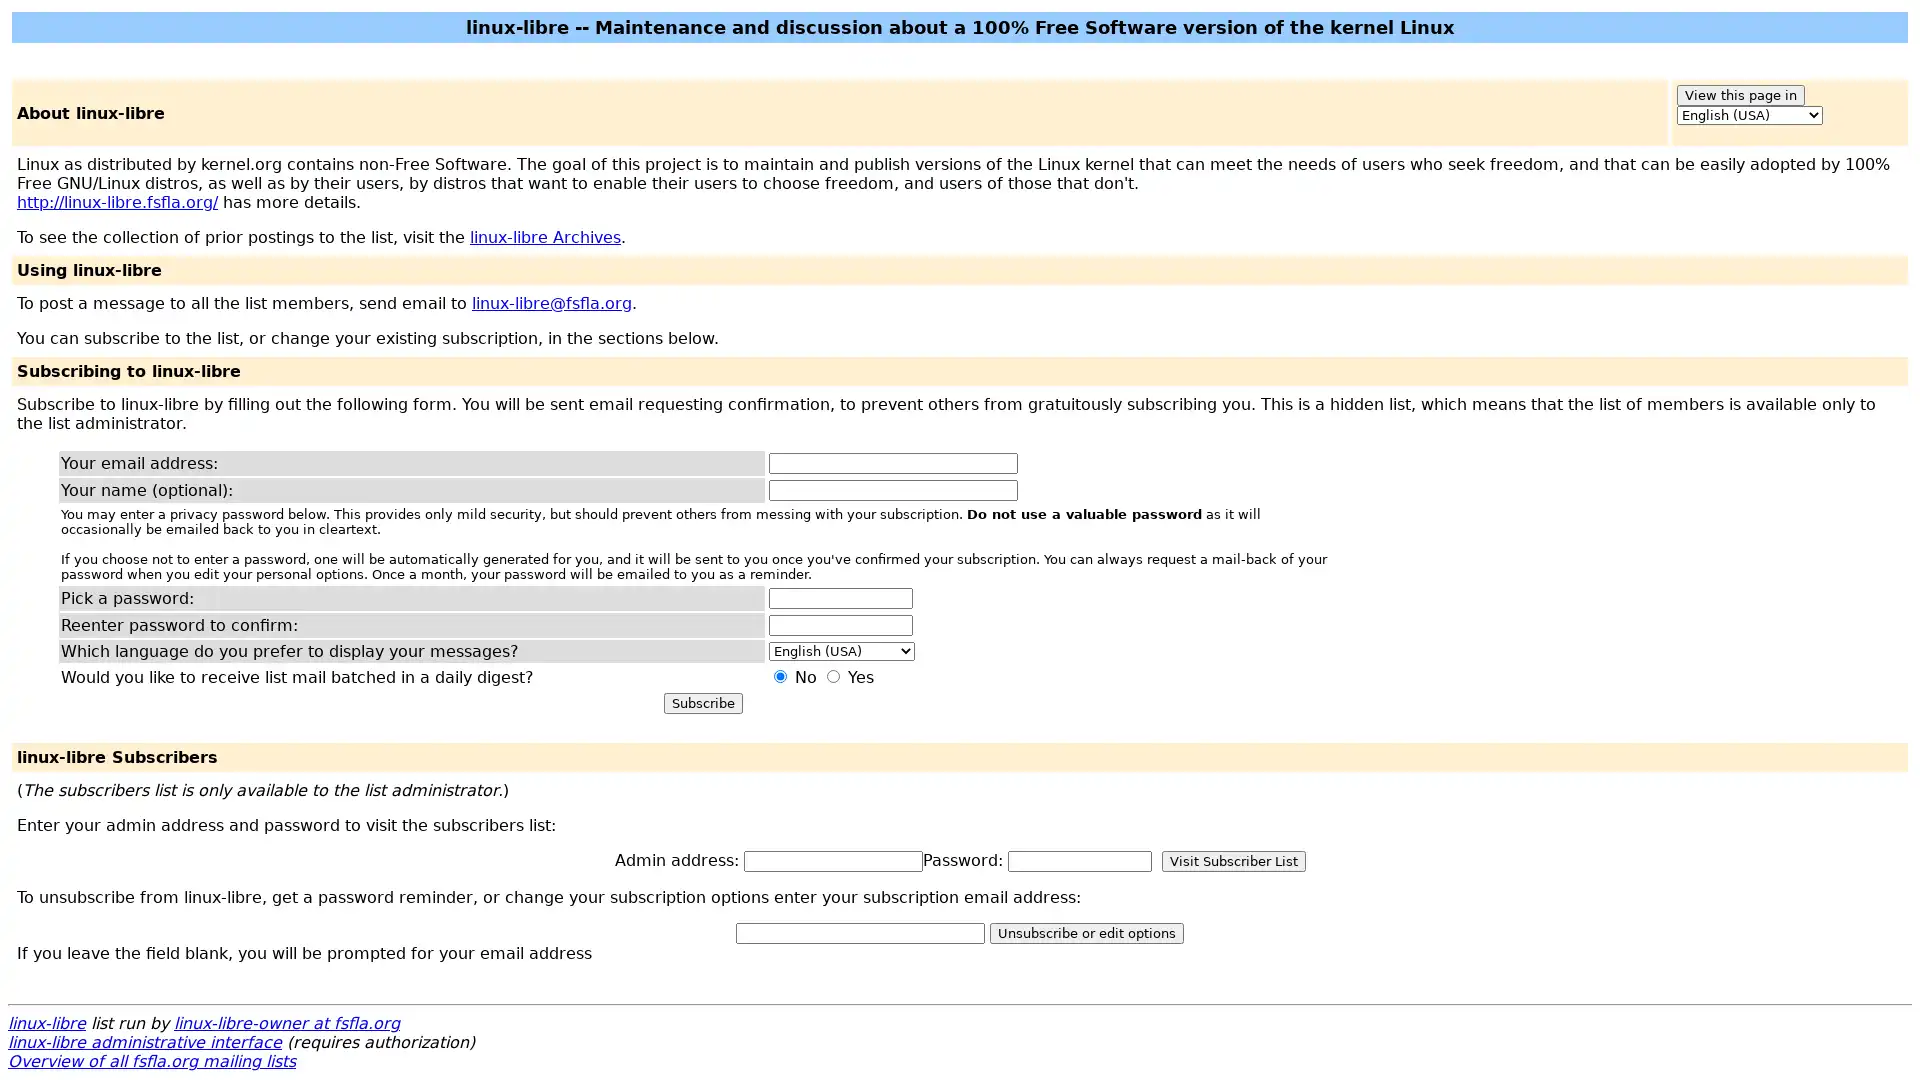 The height and width of the screenshot is (1080, 1920). I want to click on View this page in, so click(1738, 95).